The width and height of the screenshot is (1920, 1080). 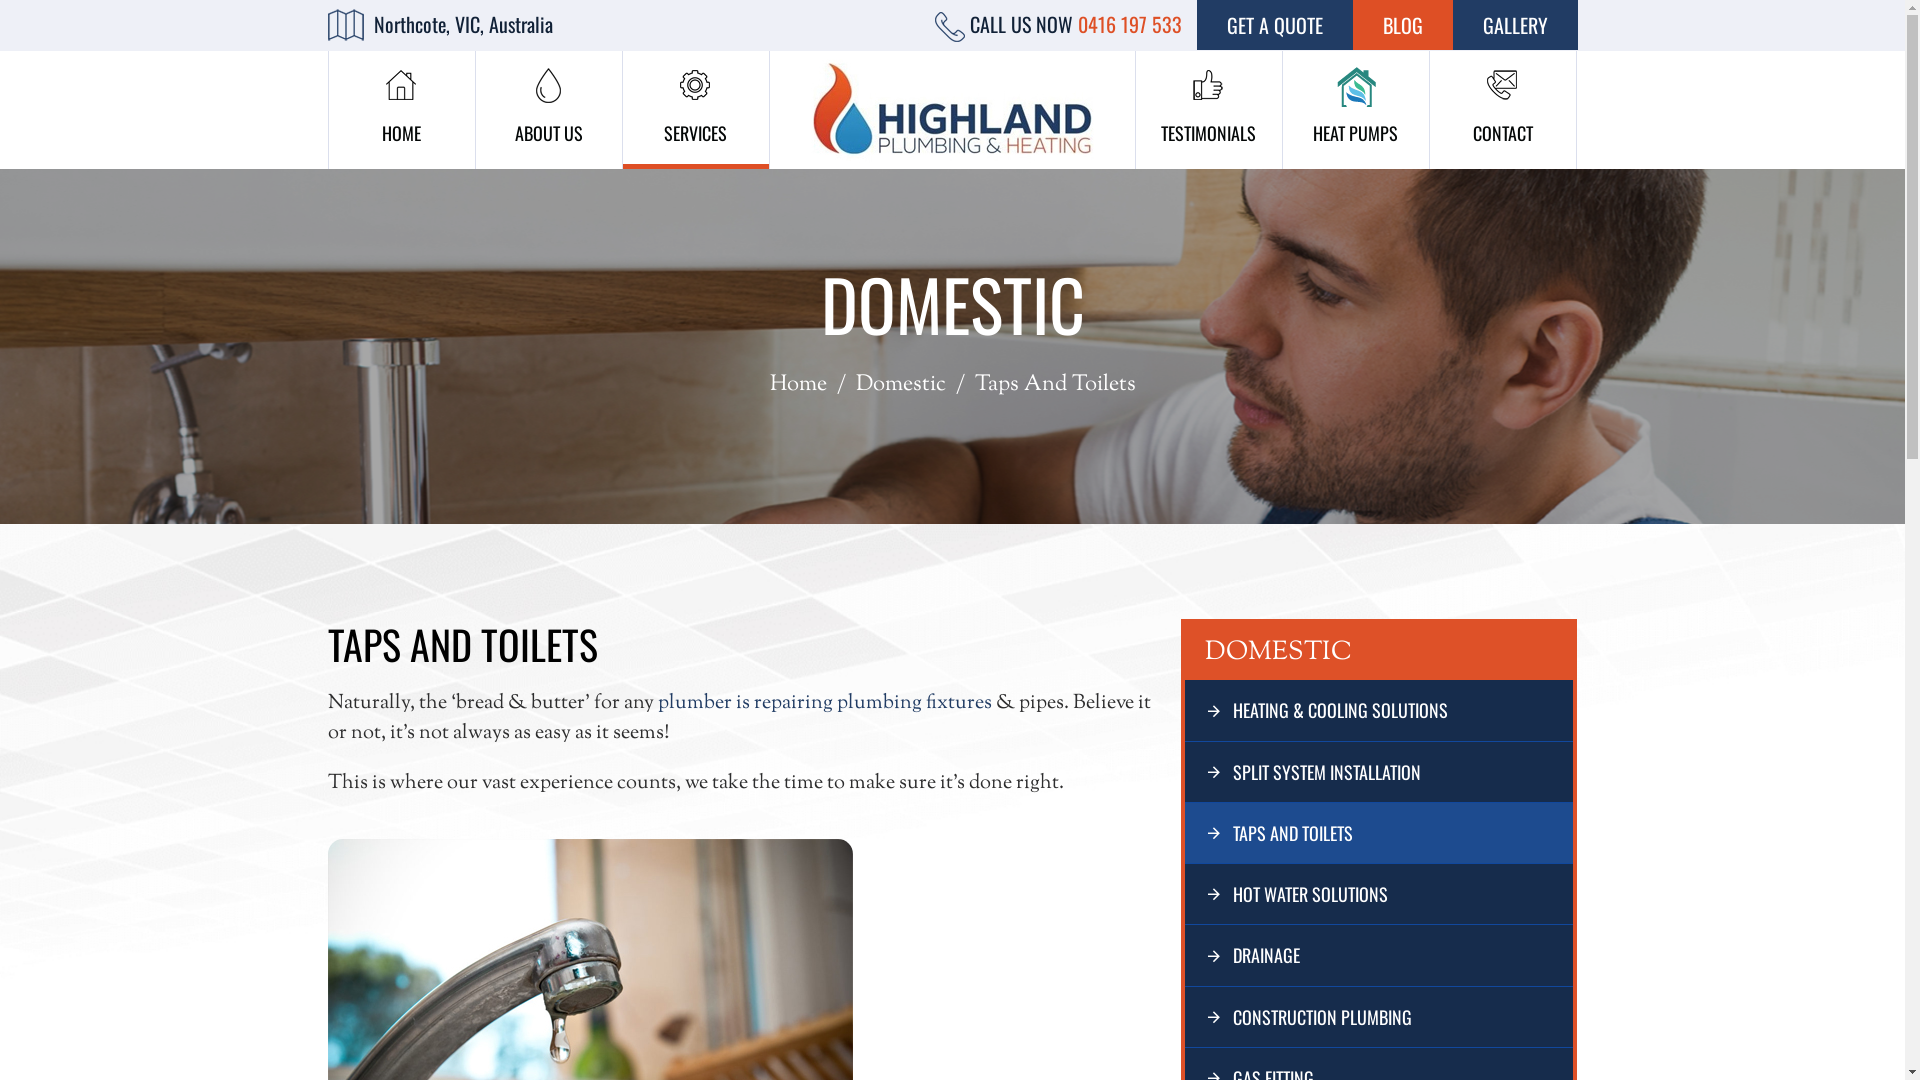 I want to click on 'GALLERY', so click(x=1514, y=24).